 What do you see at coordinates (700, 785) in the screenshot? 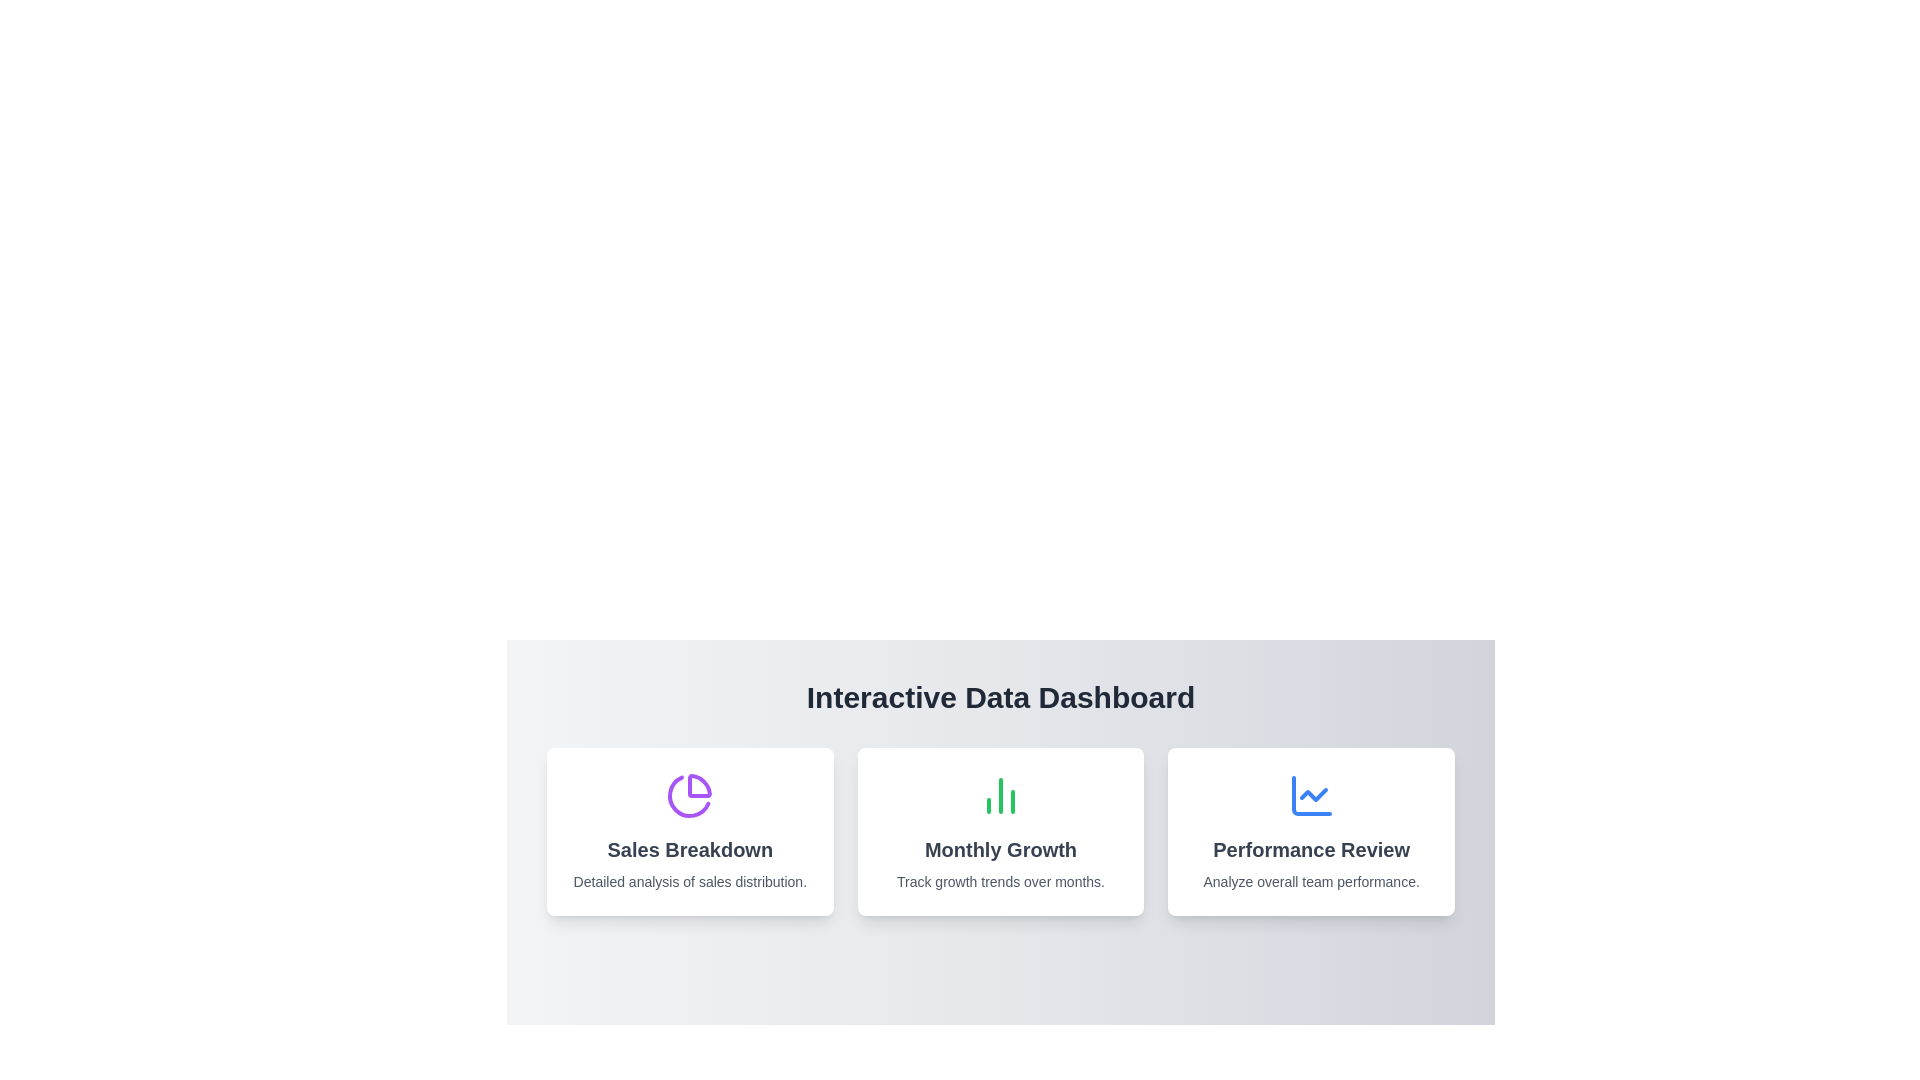
I see `the purple arc segment of the pie chart icon located in the 'Sales Breakdown' card on the dashboard` at bounding box center [700, 785].